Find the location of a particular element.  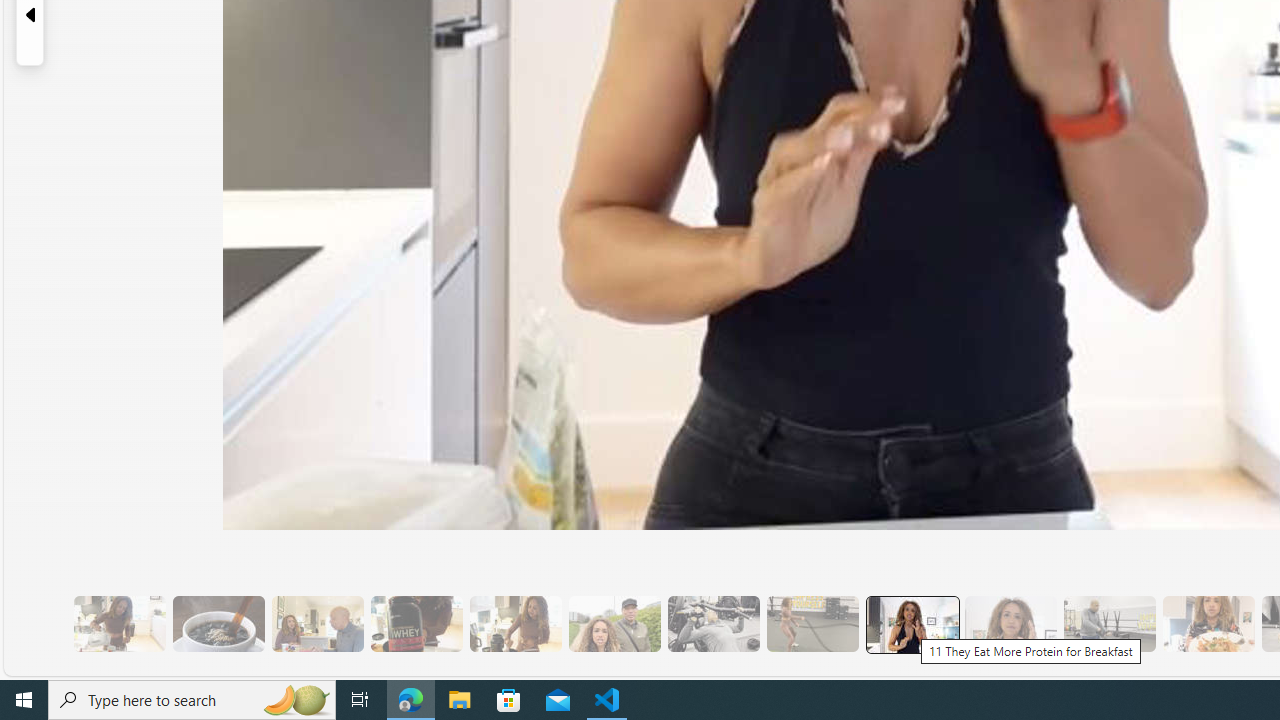

'14 They Have Salmon and Veggies for Dinner' is located at coordinates (1207, 623).